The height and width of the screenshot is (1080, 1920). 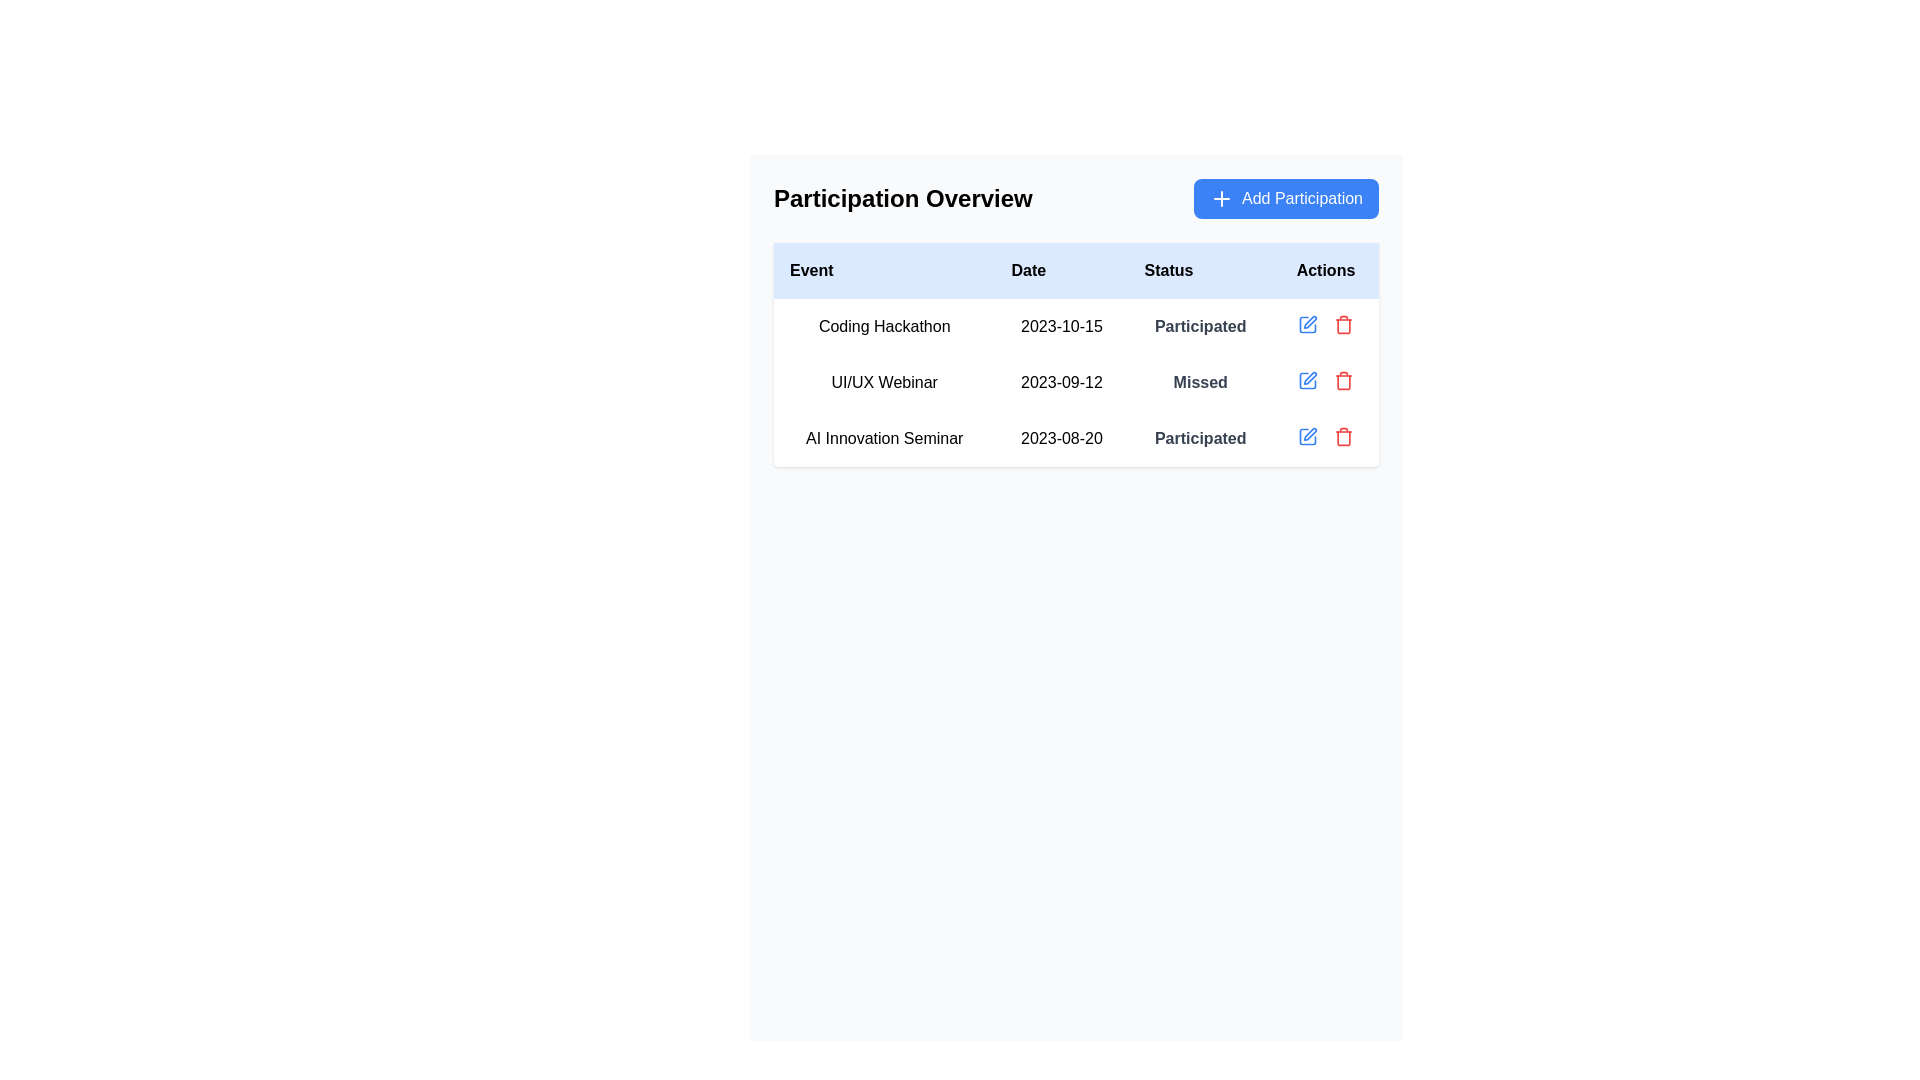 I want to click on the central area of the 'Participation Overview' table, so click(x=1075, y=353).